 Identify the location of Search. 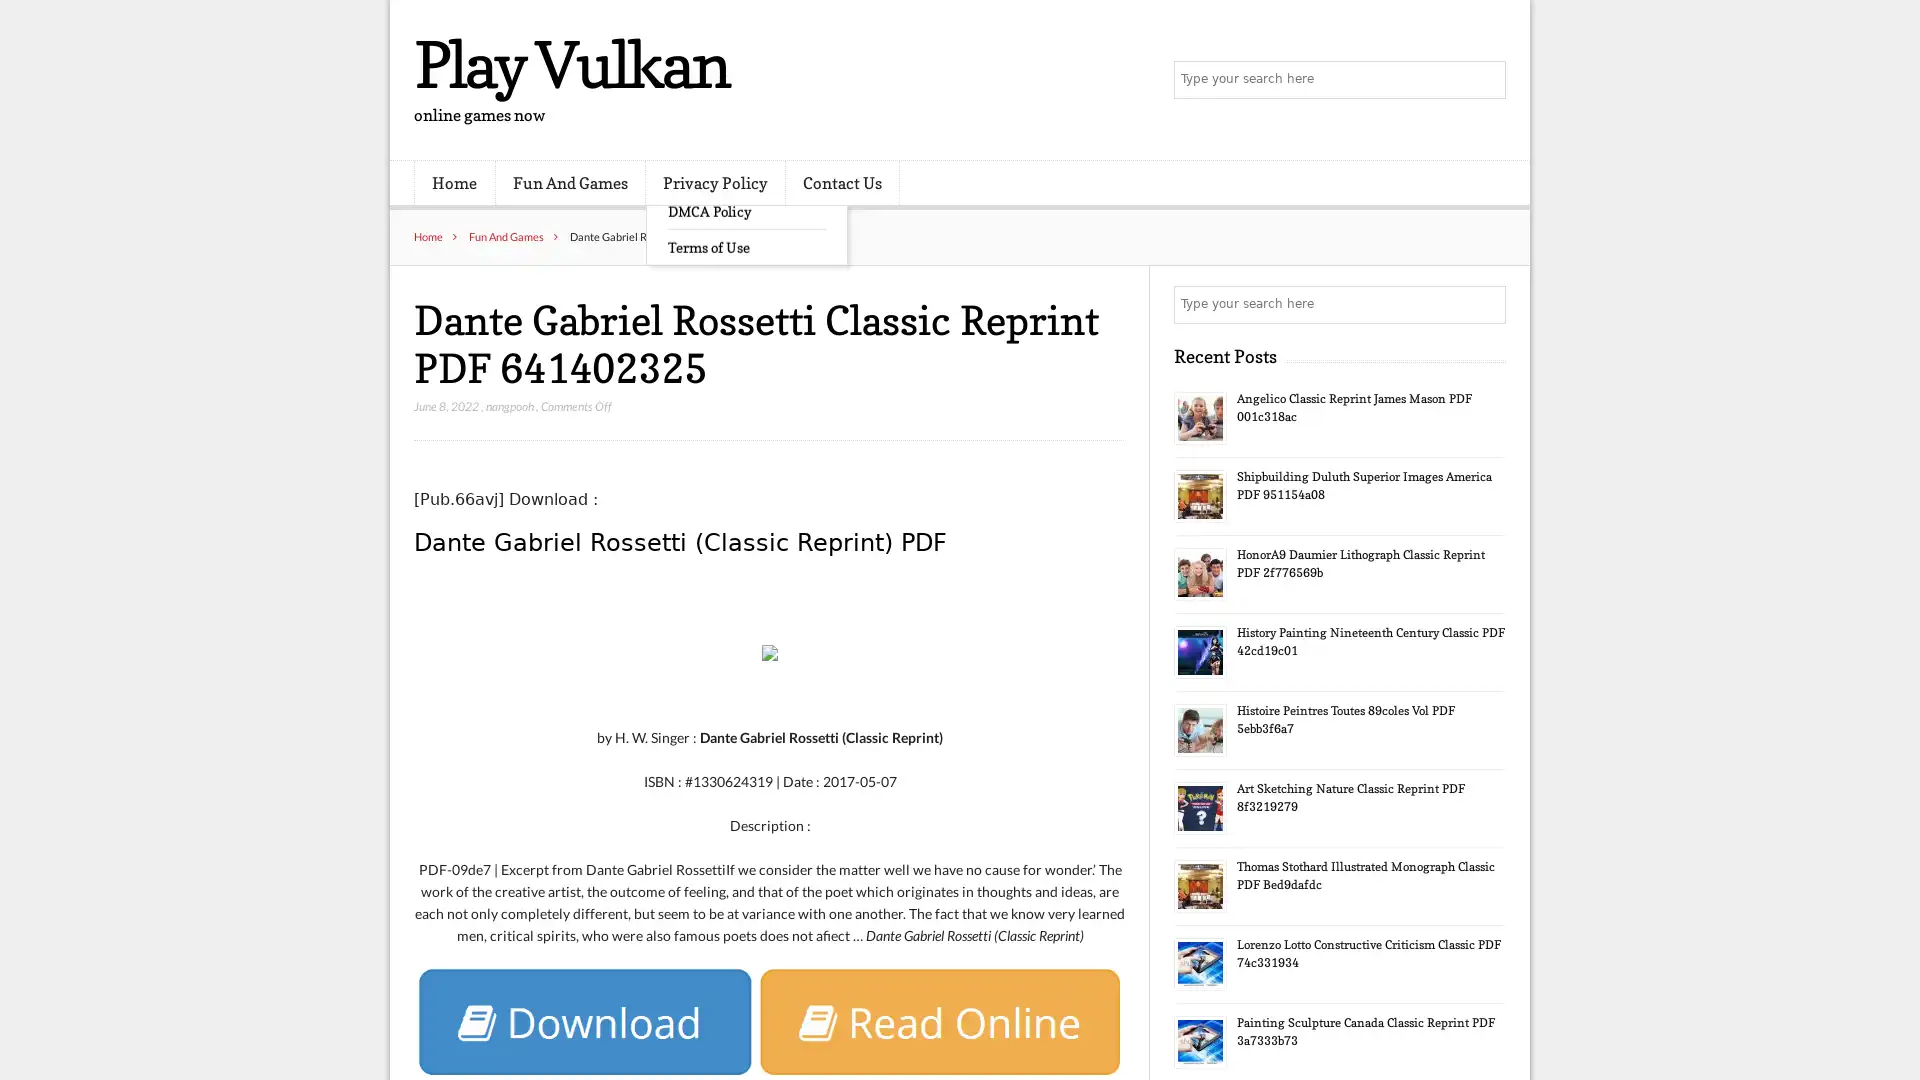
(1485, 304).